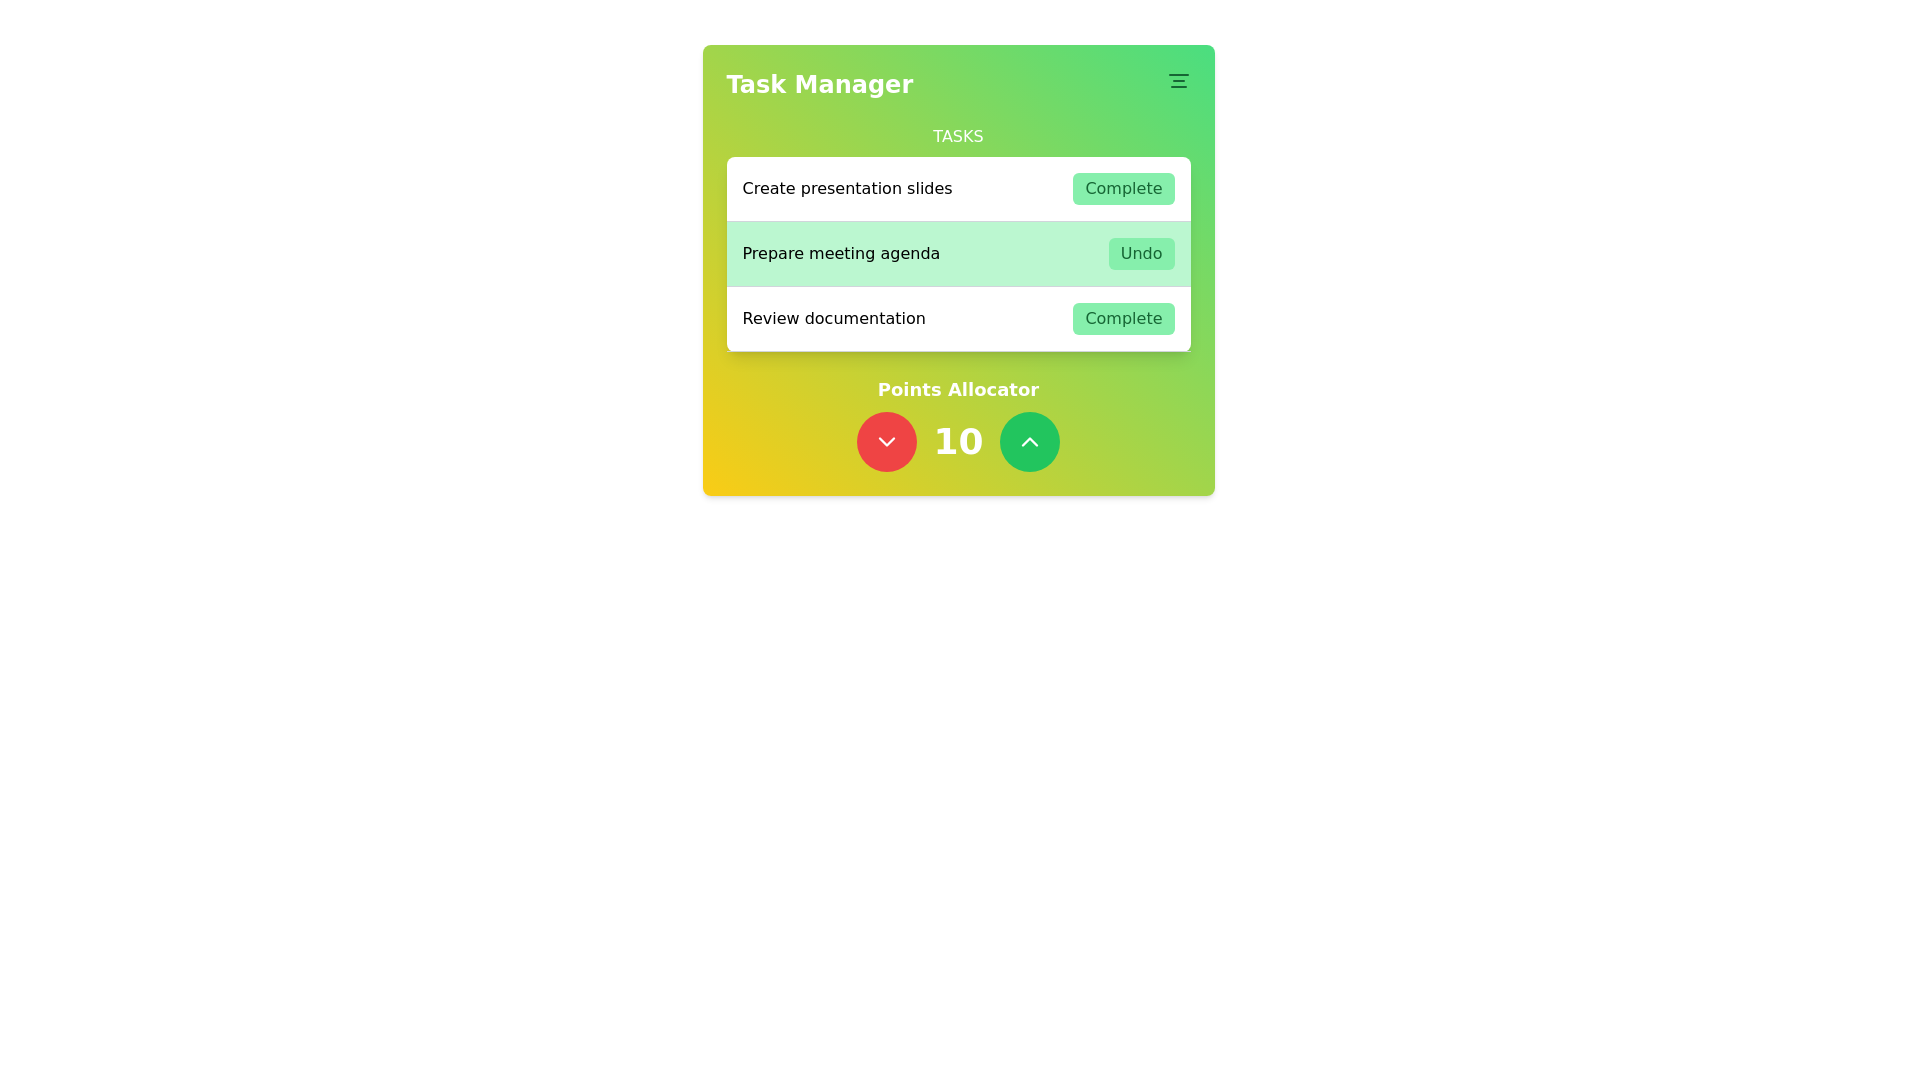  I want to click on the decrement button located to the left of the green upward arrow in the 'Points Allocator' section, so click(886, 441).